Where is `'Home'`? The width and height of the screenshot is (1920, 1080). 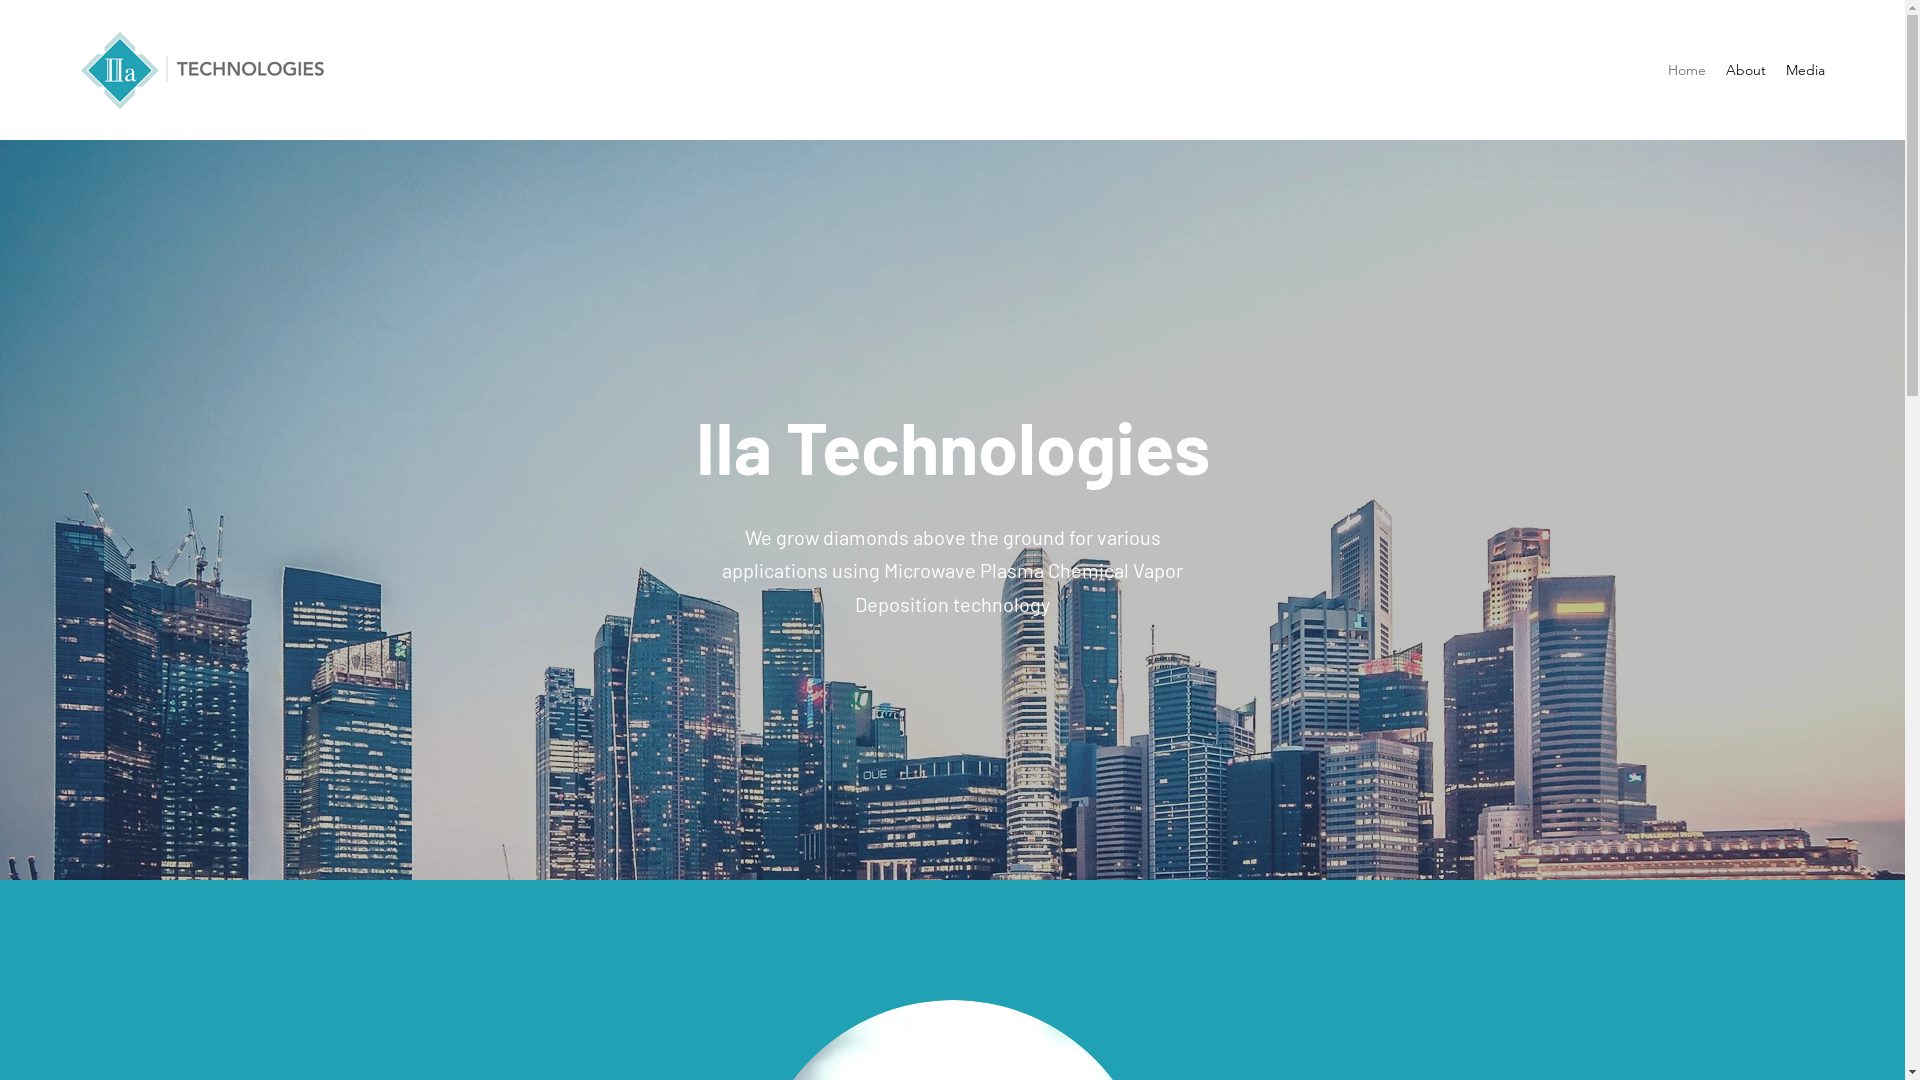
'Home' is located at coordinates (1685, 68).